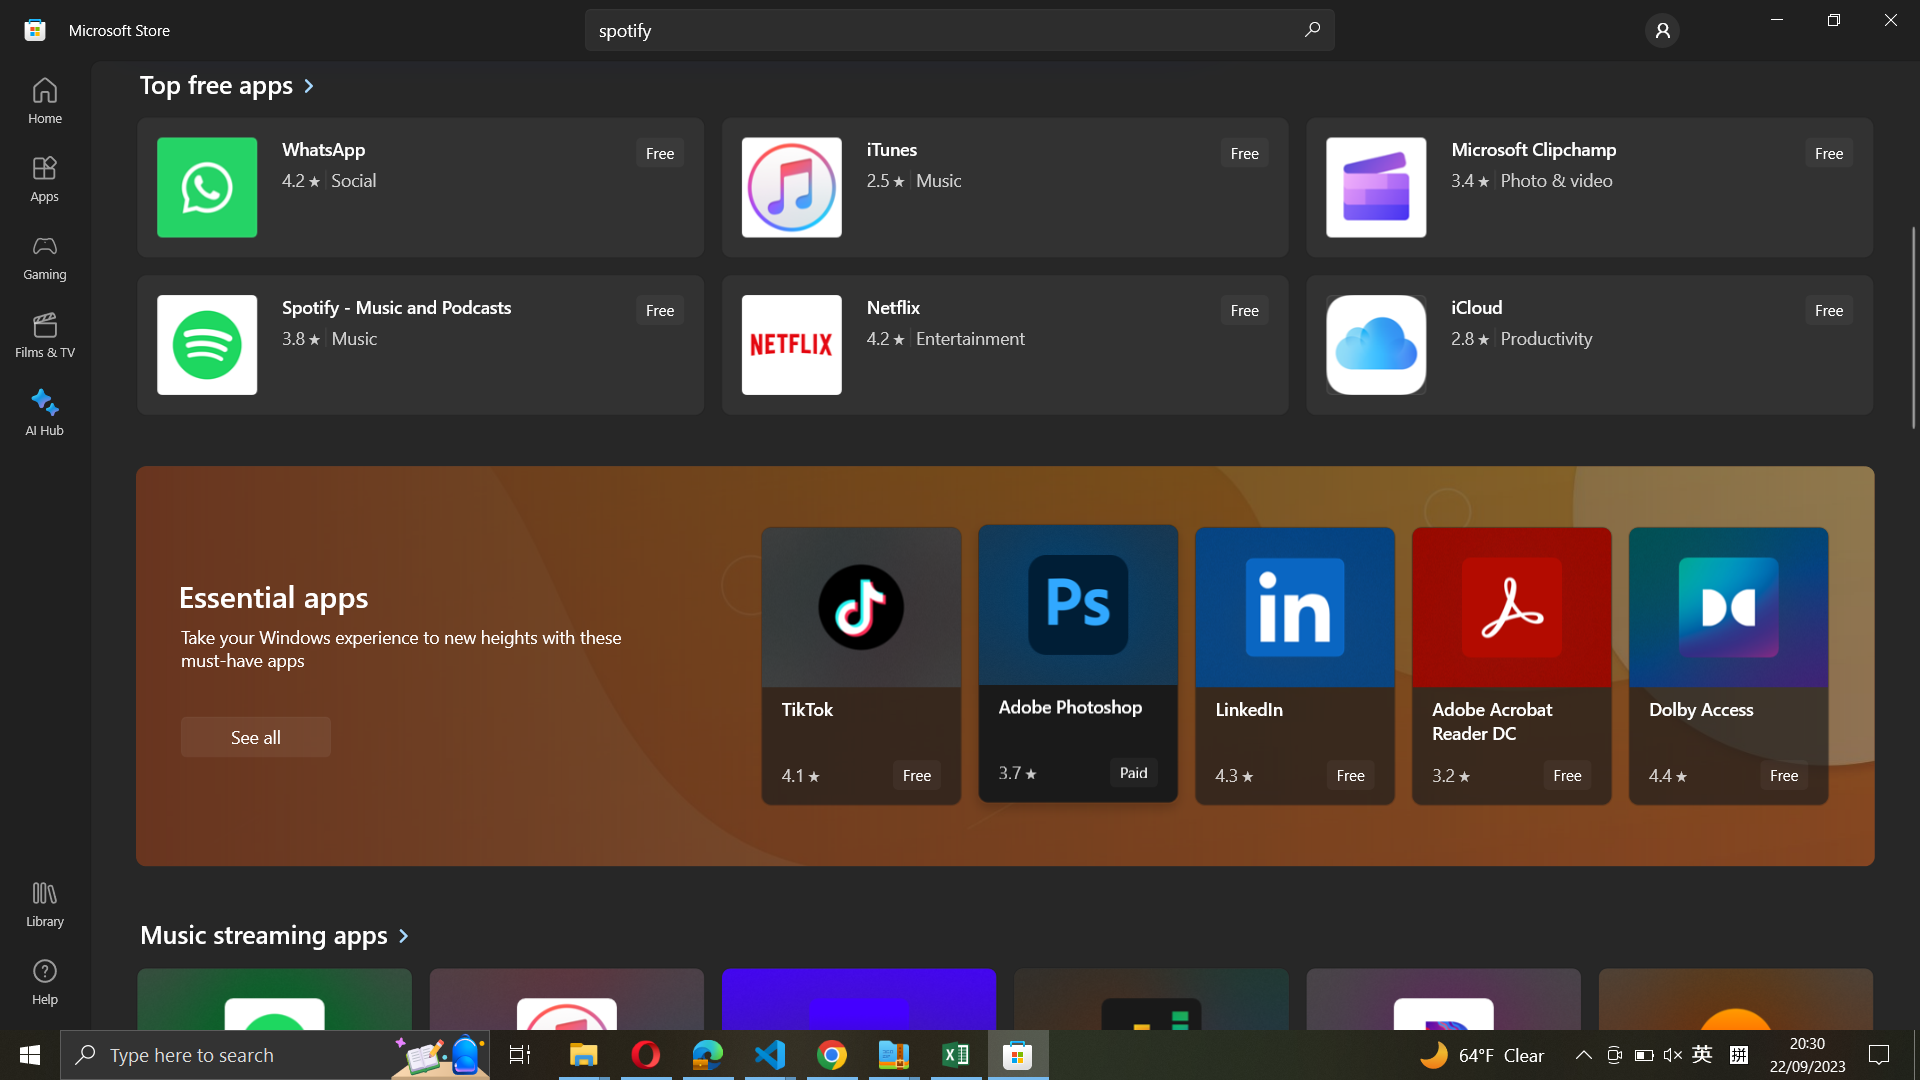 This screenshot has width=1920, height=1080. I want to click on Start iTunes application, so click(1002, 189).